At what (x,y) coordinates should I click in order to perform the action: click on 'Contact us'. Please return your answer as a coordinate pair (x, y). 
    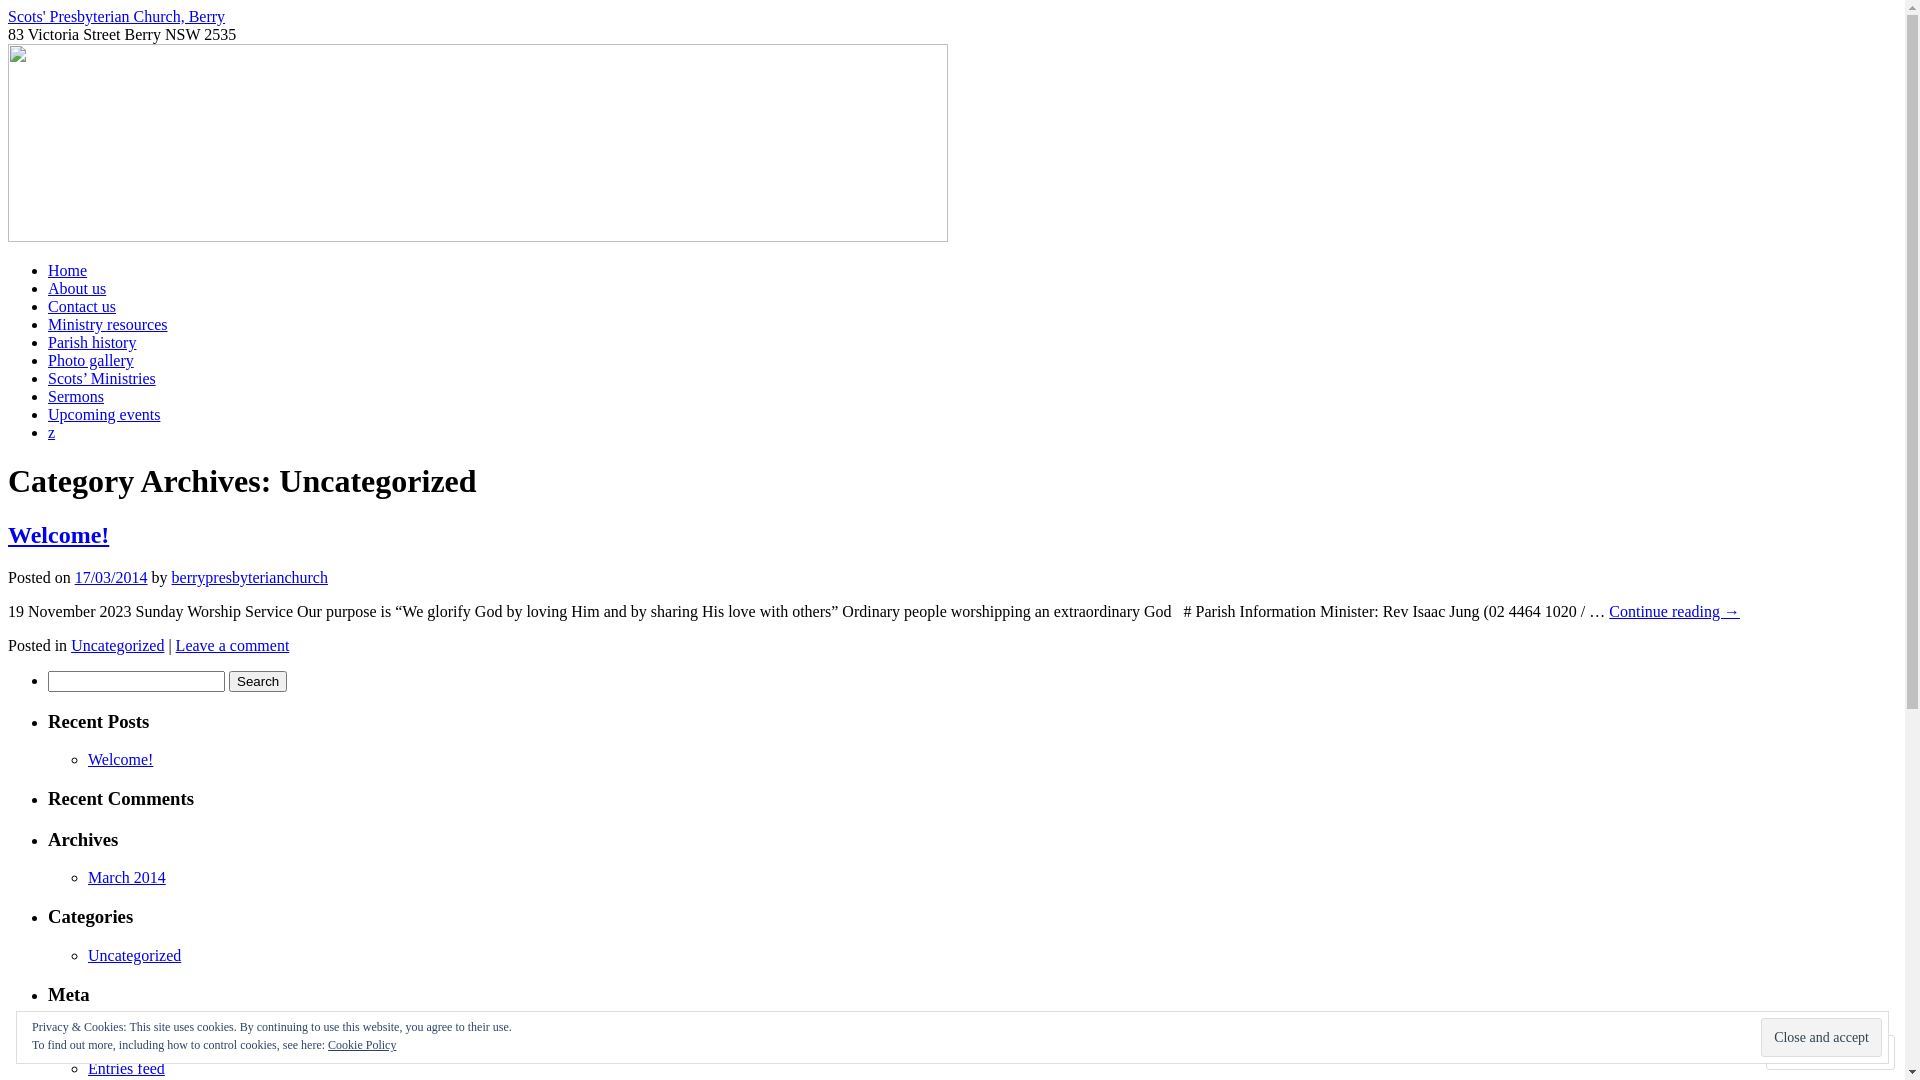
    Looking at the image, I should click on (80, 306).